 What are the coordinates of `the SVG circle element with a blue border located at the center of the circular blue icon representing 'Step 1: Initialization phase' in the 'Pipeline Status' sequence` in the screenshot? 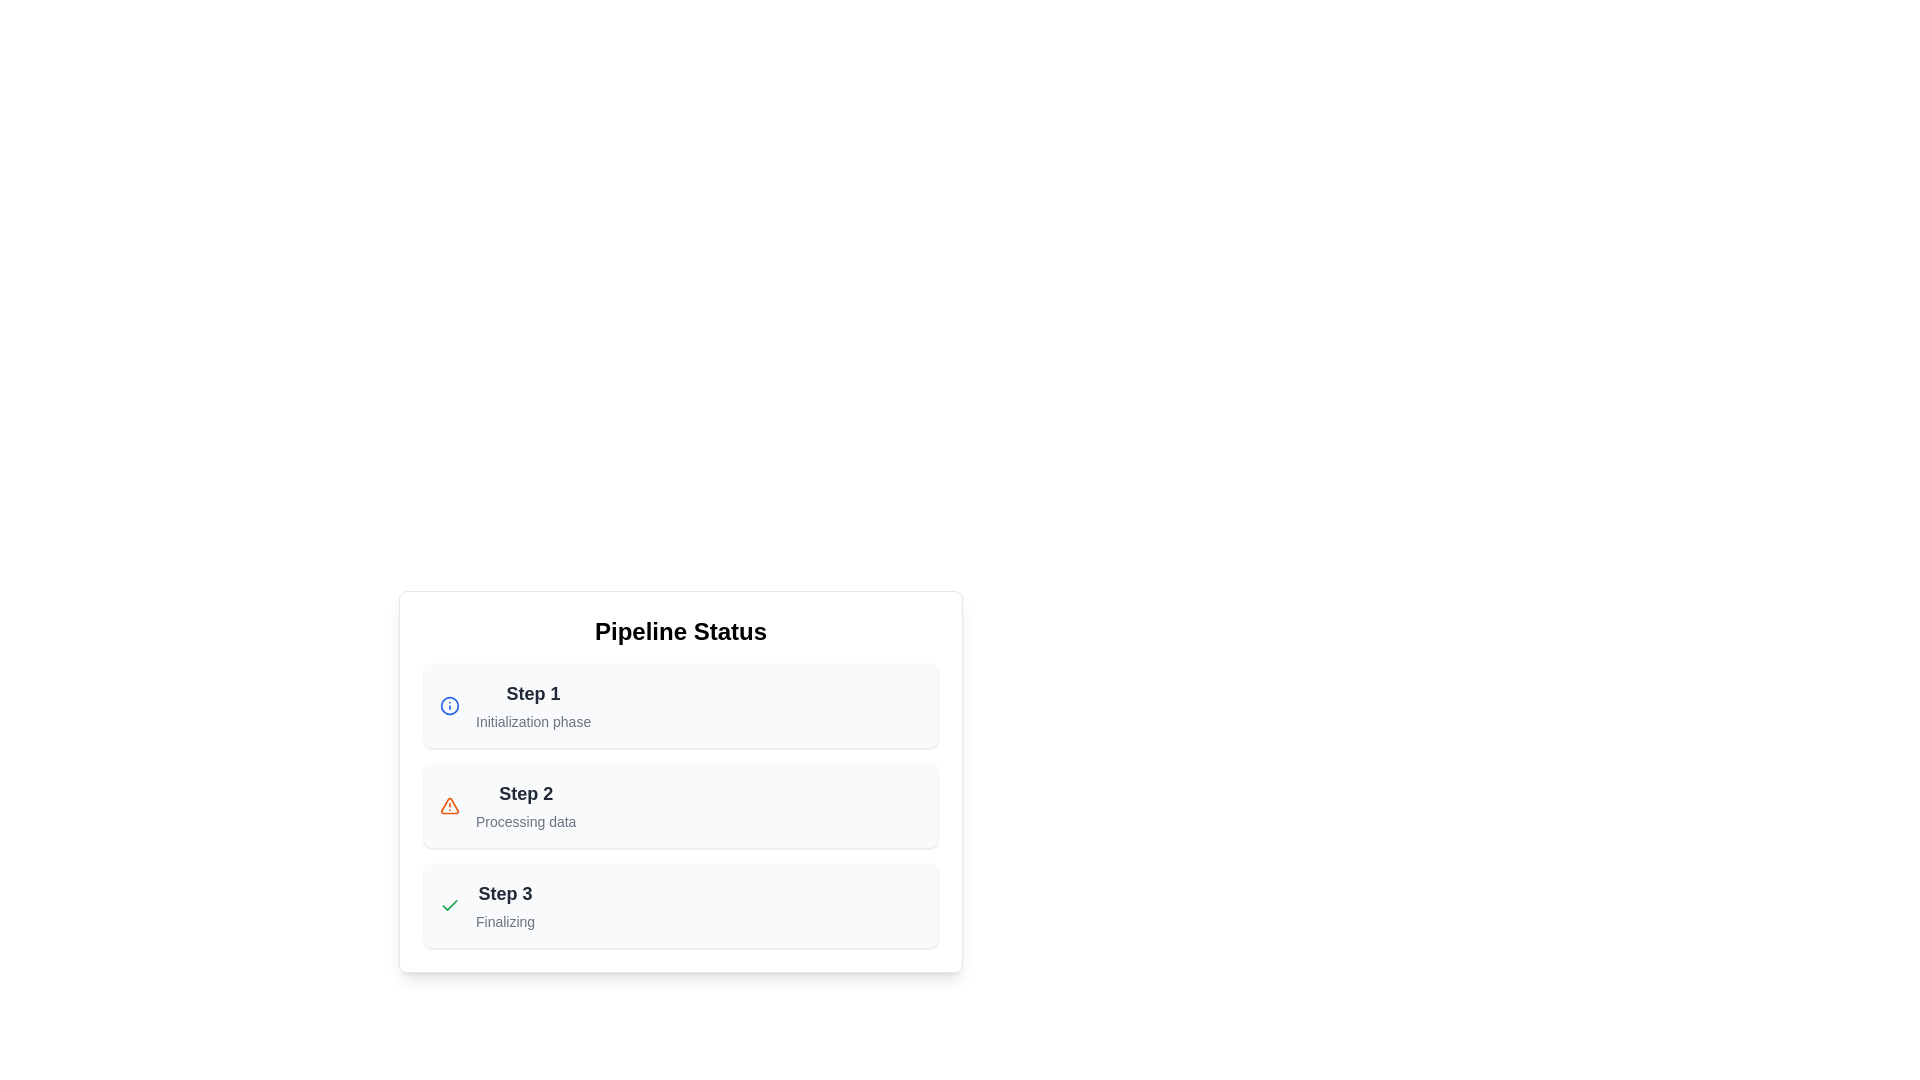 It's located at (449, 704).